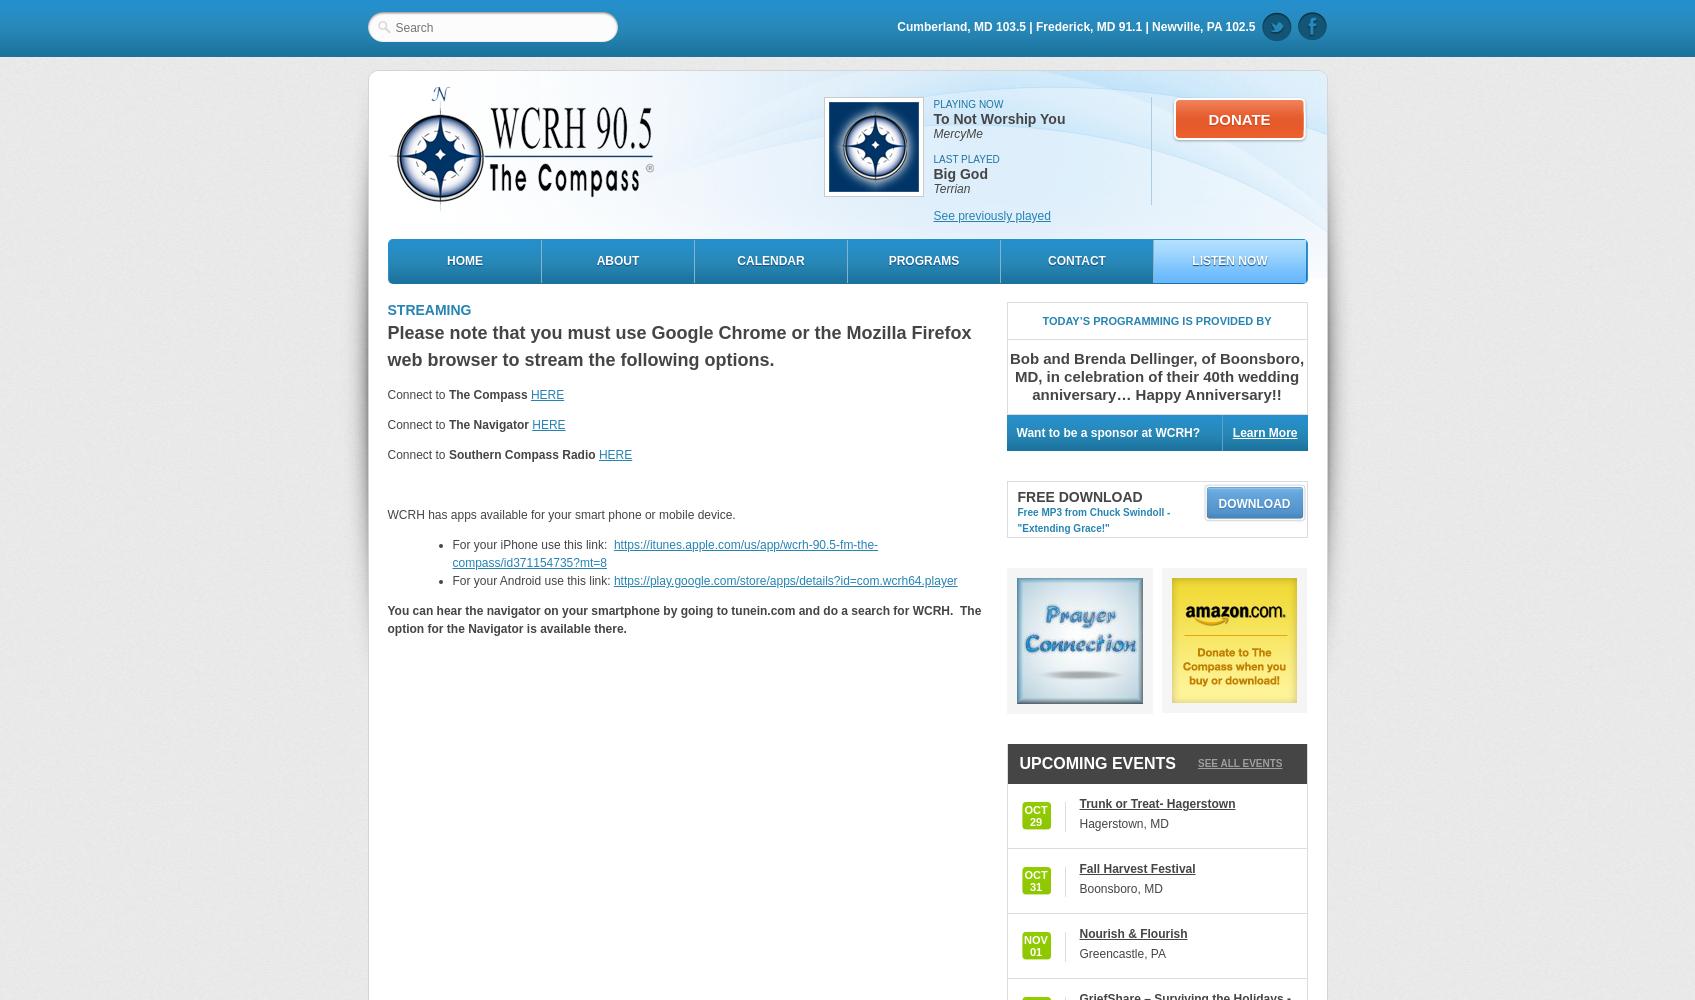  I want to click on 'Please note that you must use Google Chrome or the', so click(615, 332).